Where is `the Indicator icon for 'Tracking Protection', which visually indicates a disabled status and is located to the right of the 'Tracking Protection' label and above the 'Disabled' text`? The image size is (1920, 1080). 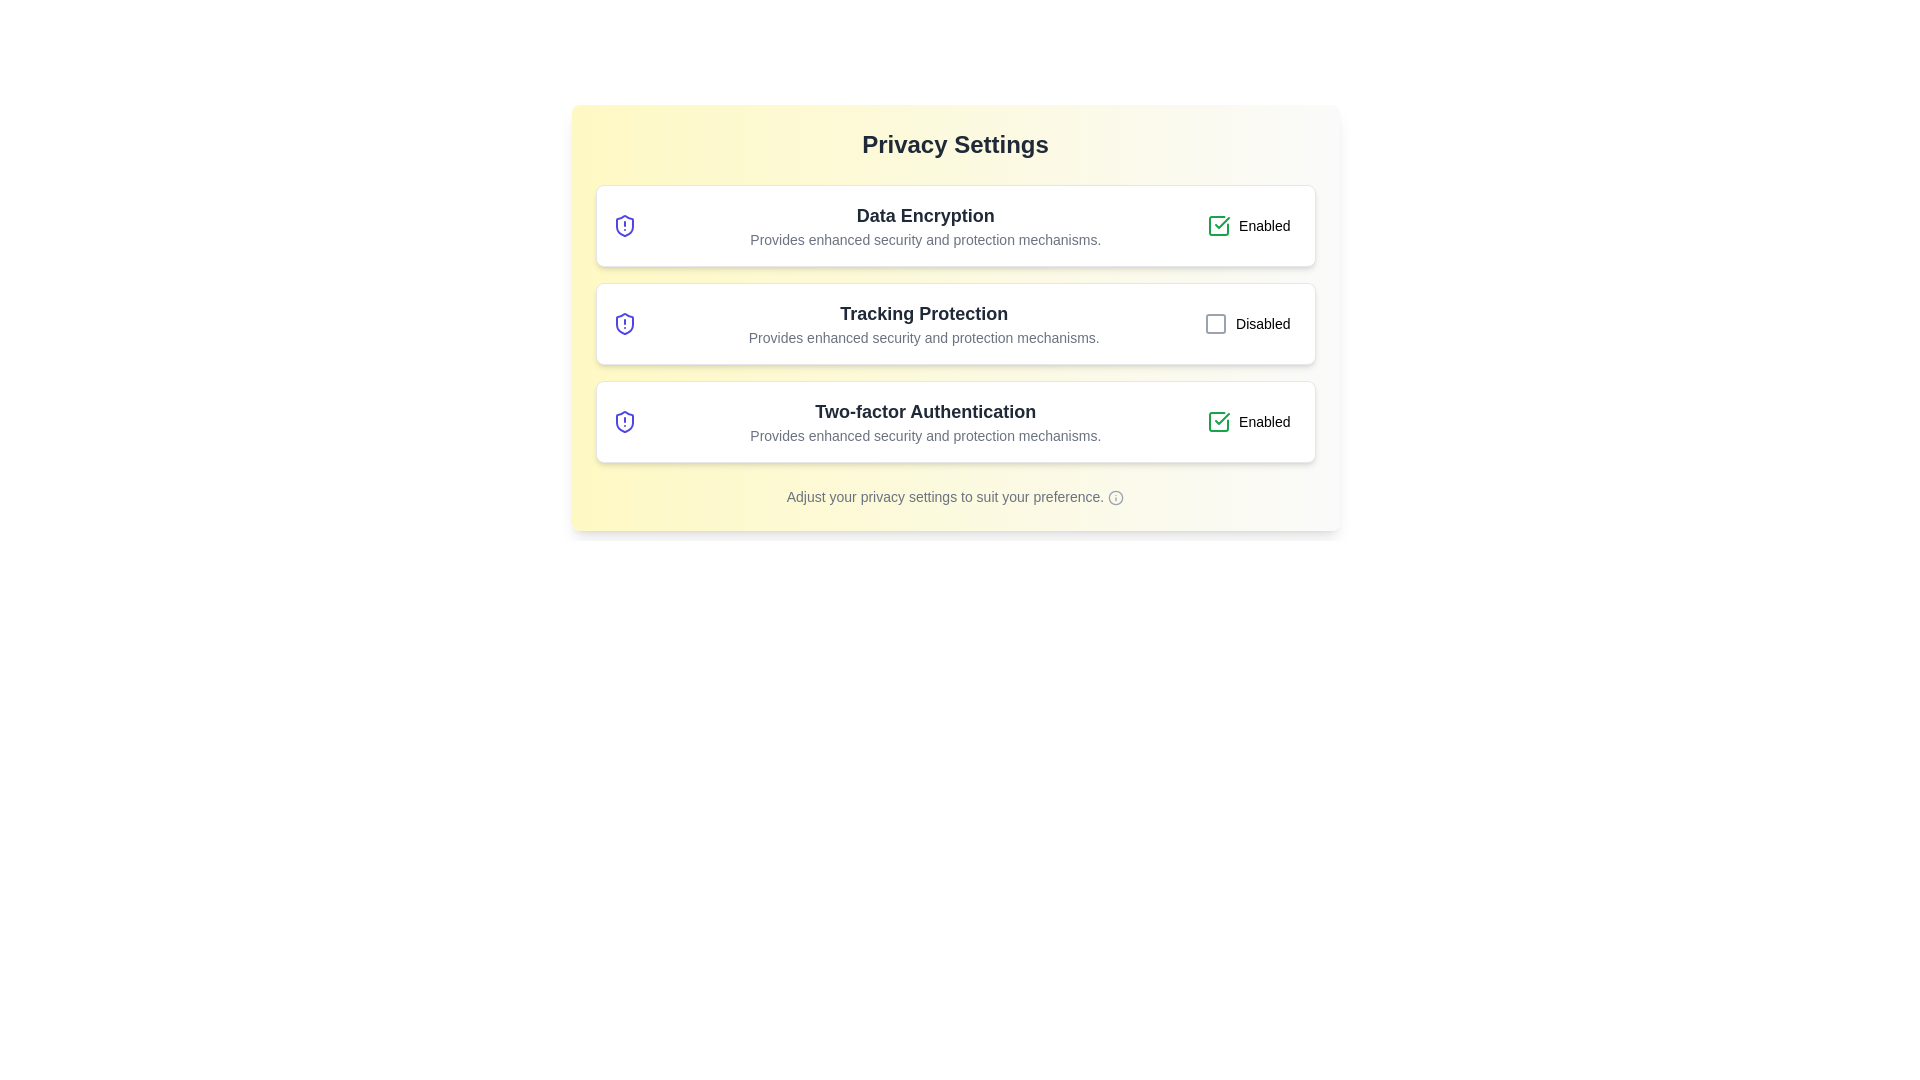 the Indicator icon for 'Tracking Protection', which visually indicates a disabled status and is located to the right of the 'Tracking Protection' label and above the 'Disabled' text is located at coordinates (1214, 323).